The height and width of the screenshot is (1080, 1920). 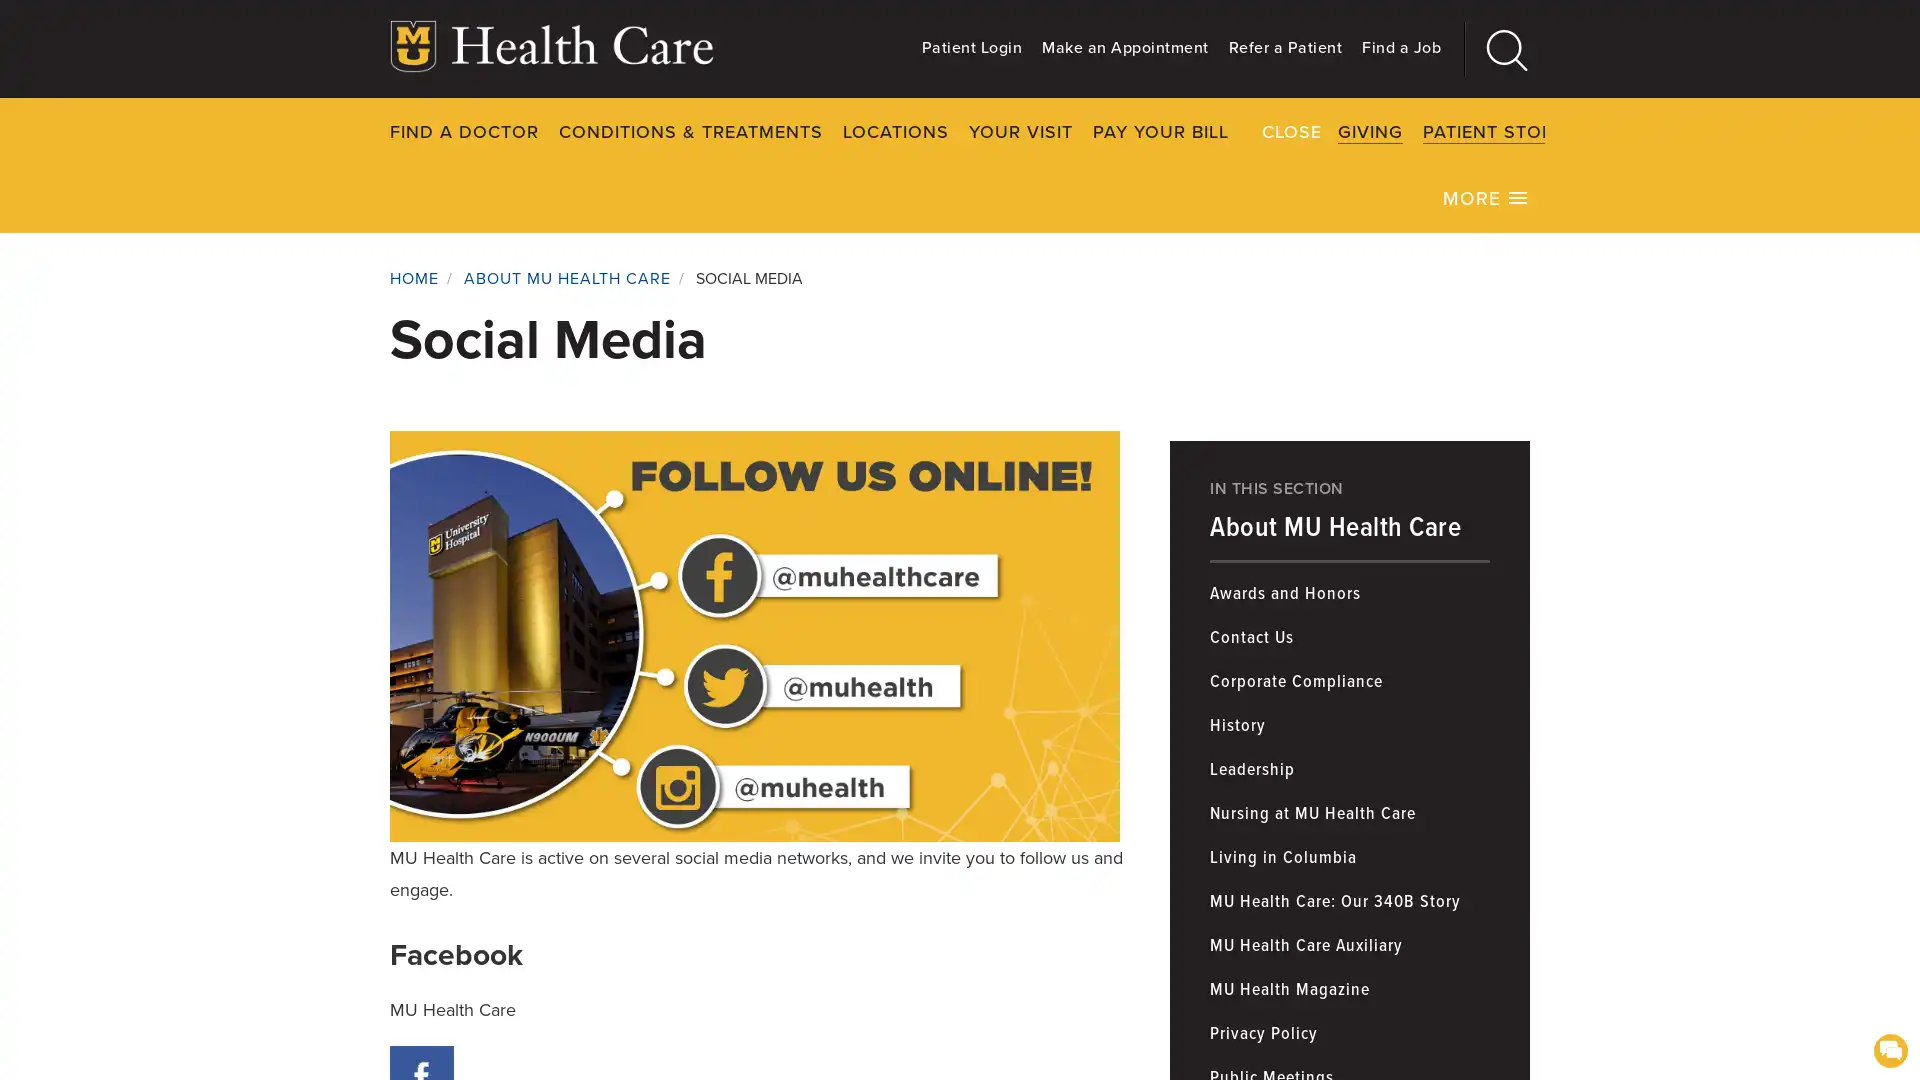 I want to click on CLOSE, so click(x=1589, y=130).